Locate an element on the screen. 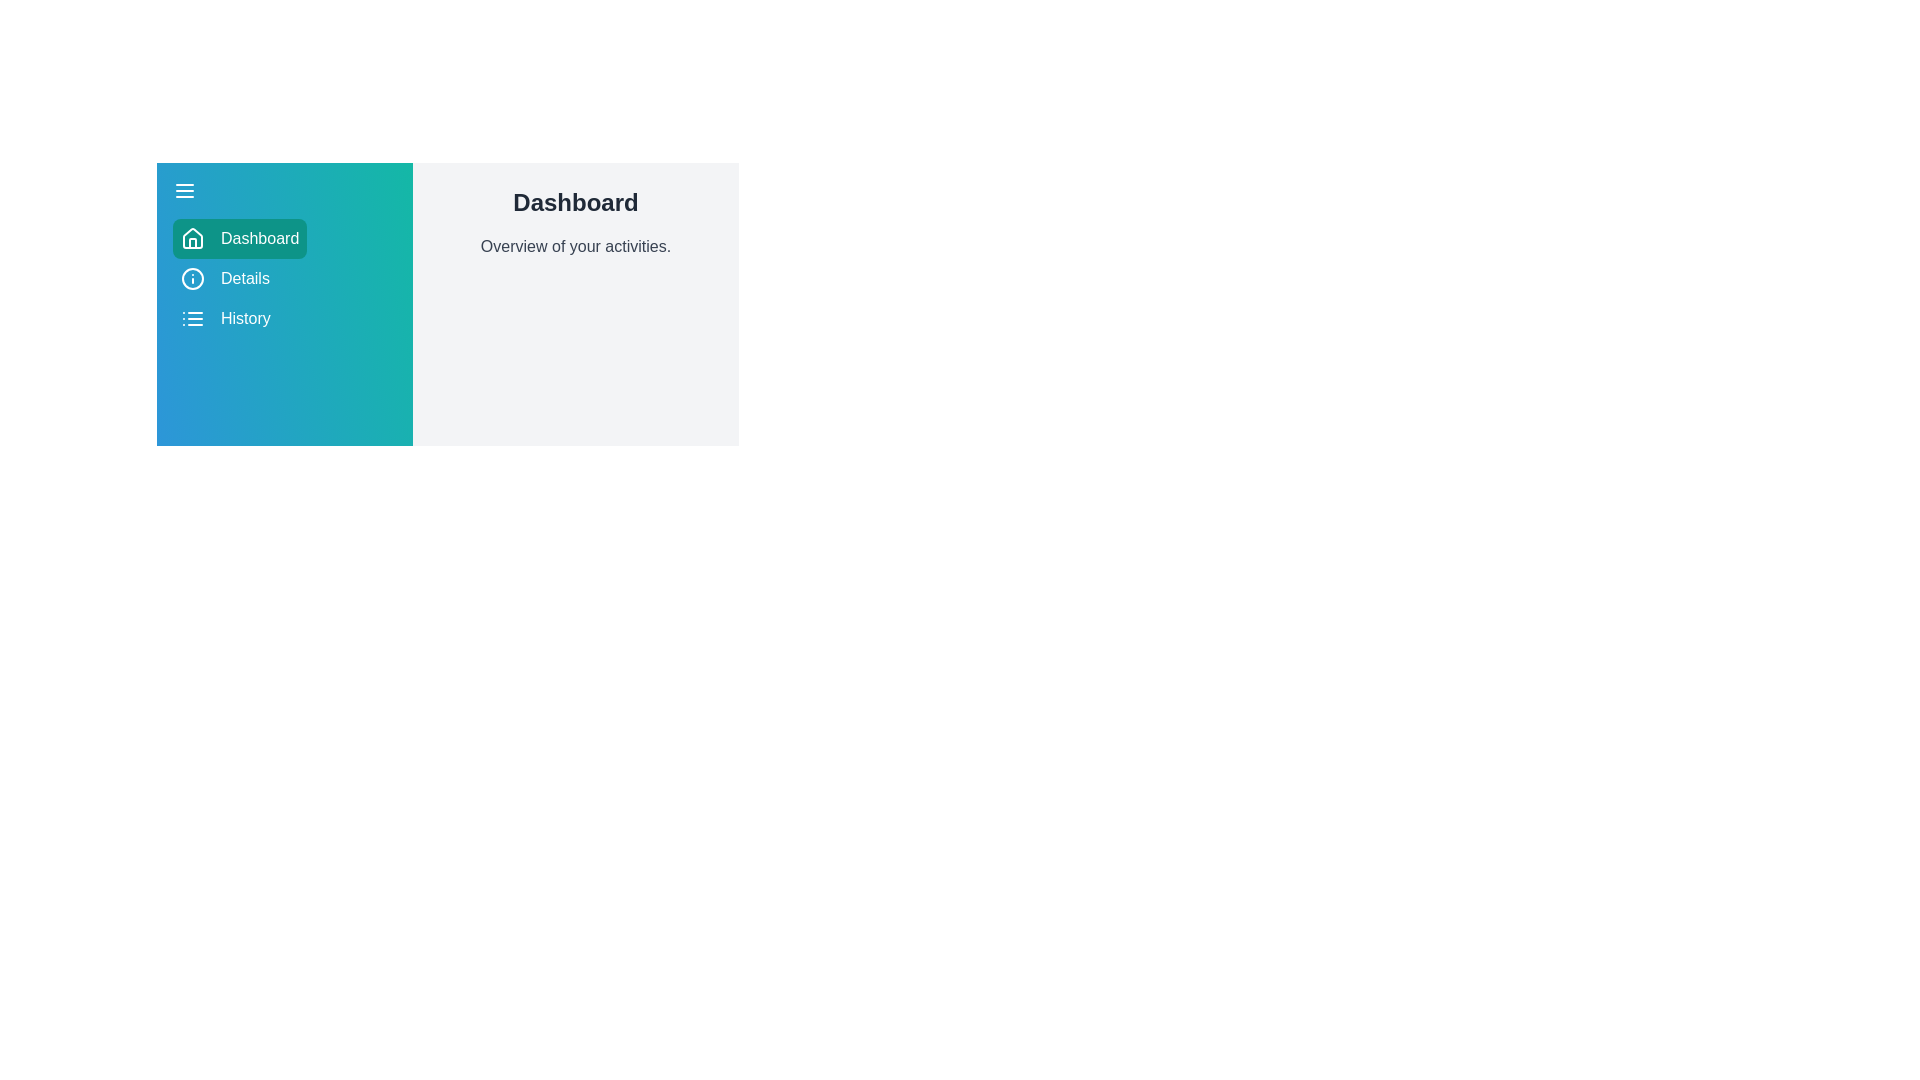 The image size is (1920, 1080). the History section by clicking its corresponding button in the sidebar is located at coordinates (225, 318).